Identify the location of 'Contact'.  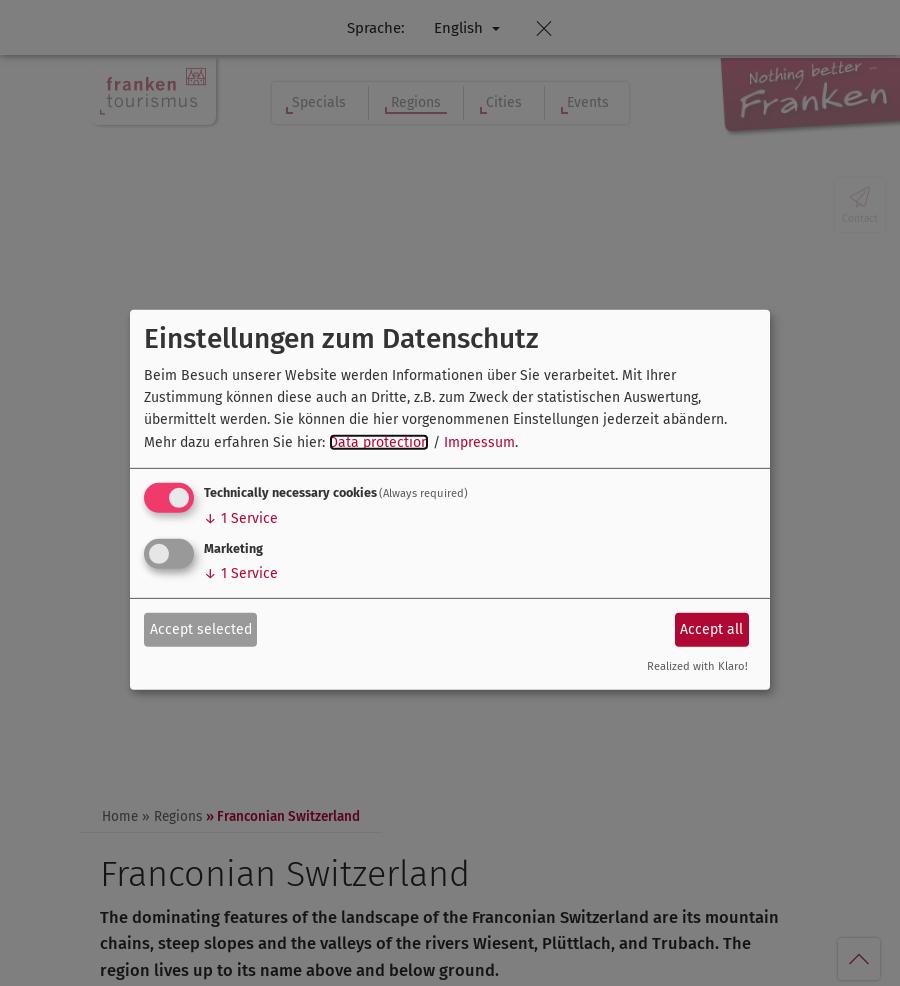
(860, 217).